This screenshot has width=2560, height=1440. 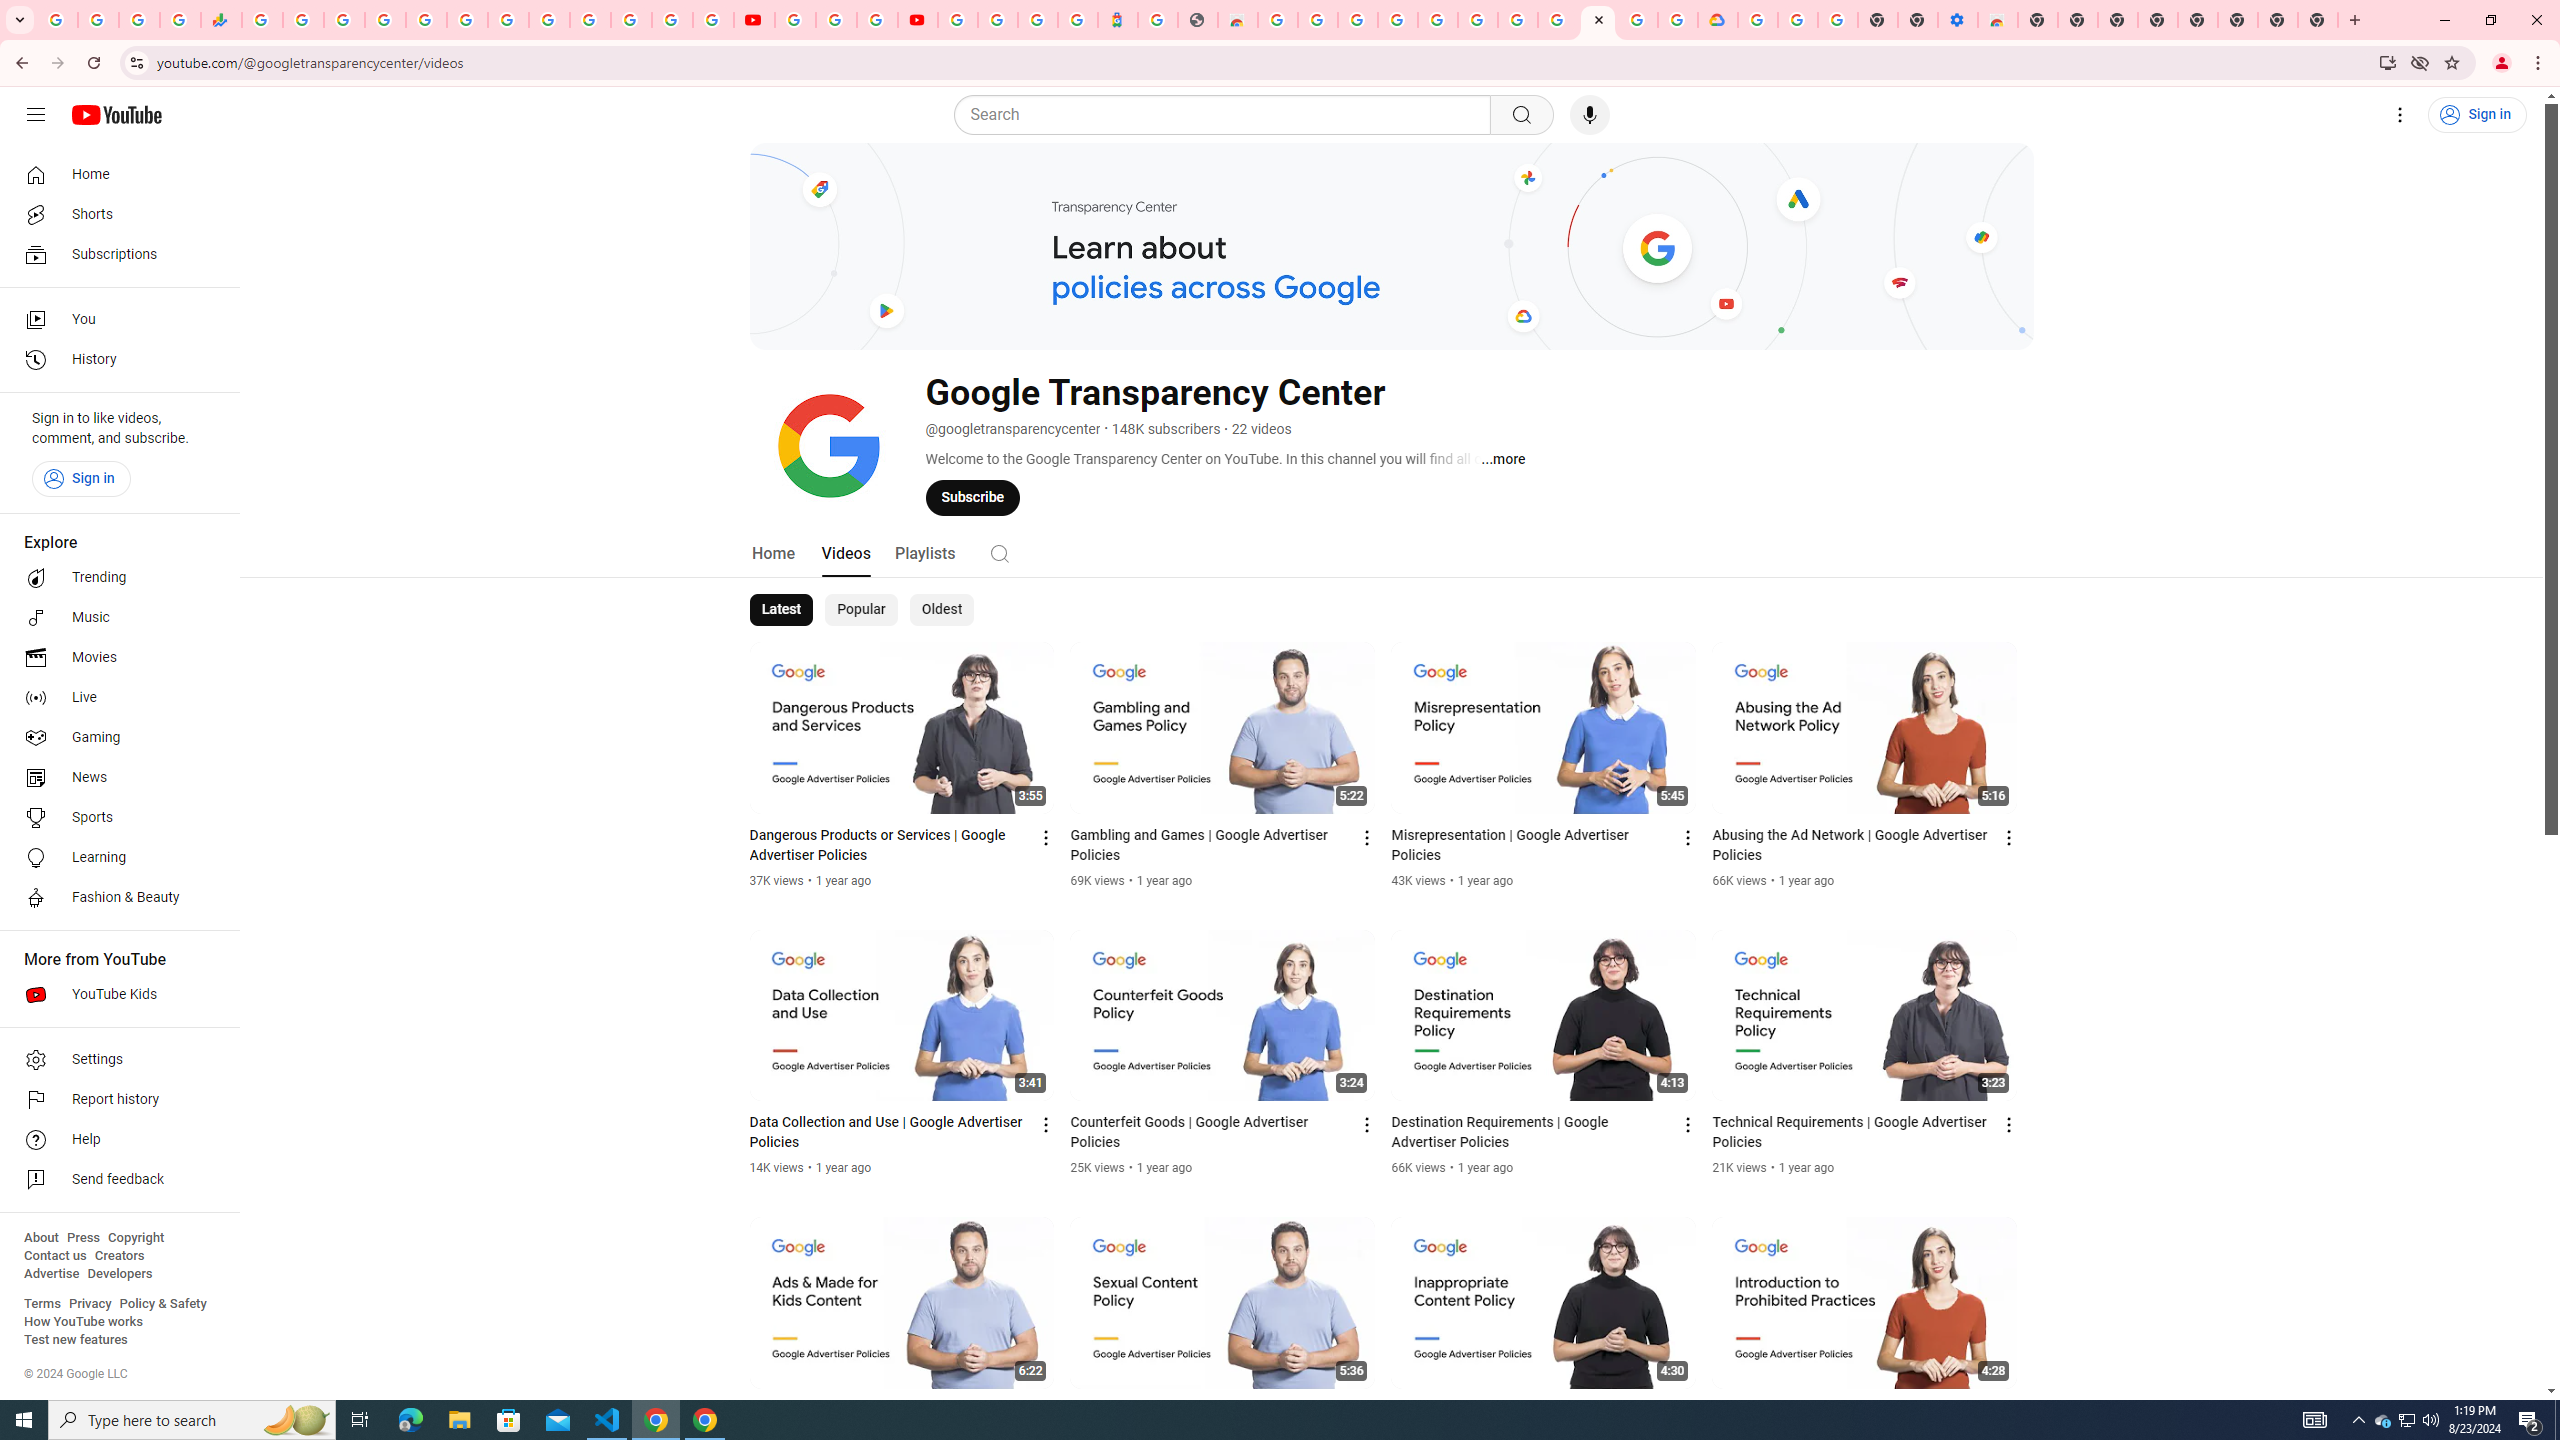 I want to click on 'Search', so click(x=1227, y=114).